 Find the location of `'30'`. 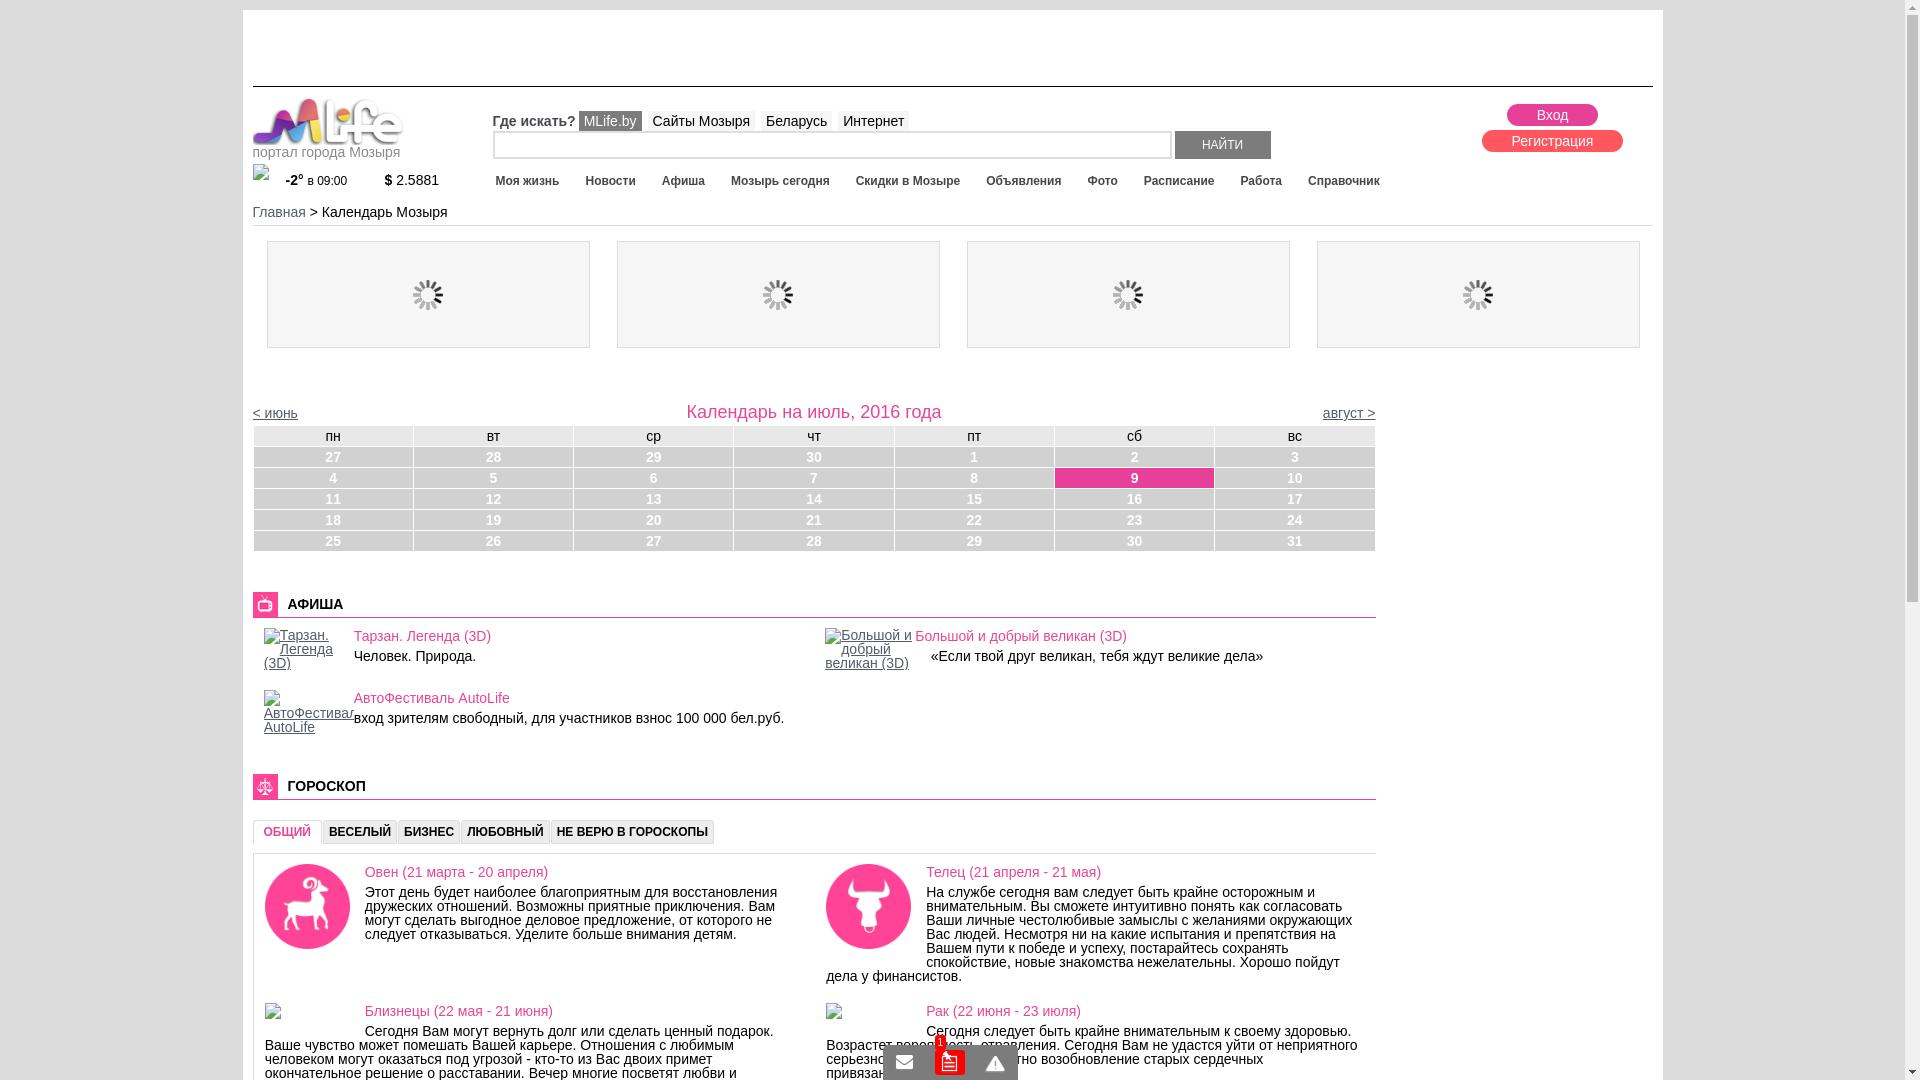

'30' is located at coordinates (813, 456).